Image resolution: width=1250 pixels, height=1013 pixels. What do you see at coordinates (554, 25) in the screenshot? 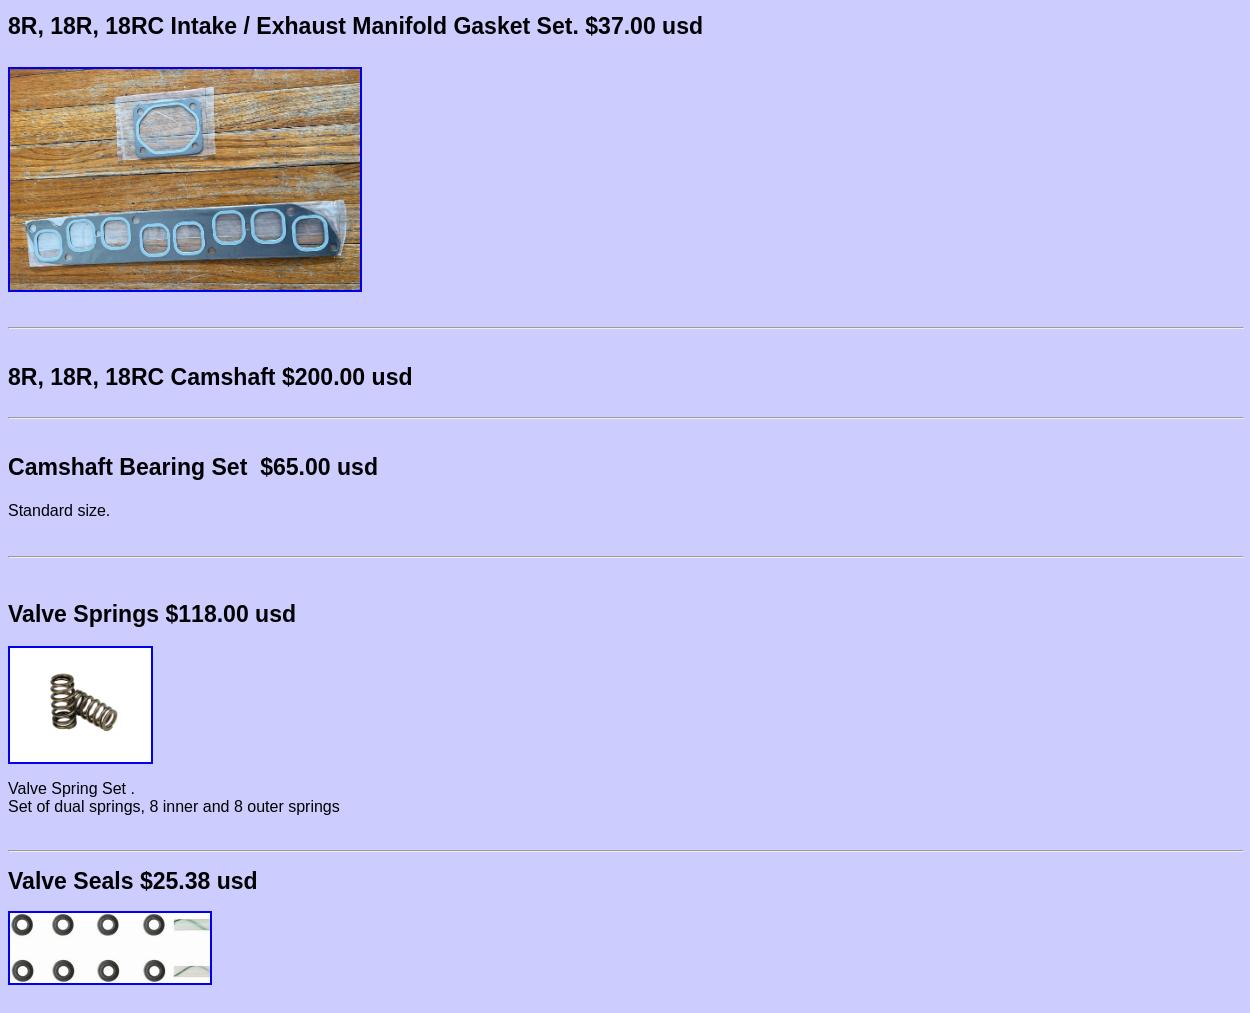
I see `'Set.'` at bounding box center [554, 25].